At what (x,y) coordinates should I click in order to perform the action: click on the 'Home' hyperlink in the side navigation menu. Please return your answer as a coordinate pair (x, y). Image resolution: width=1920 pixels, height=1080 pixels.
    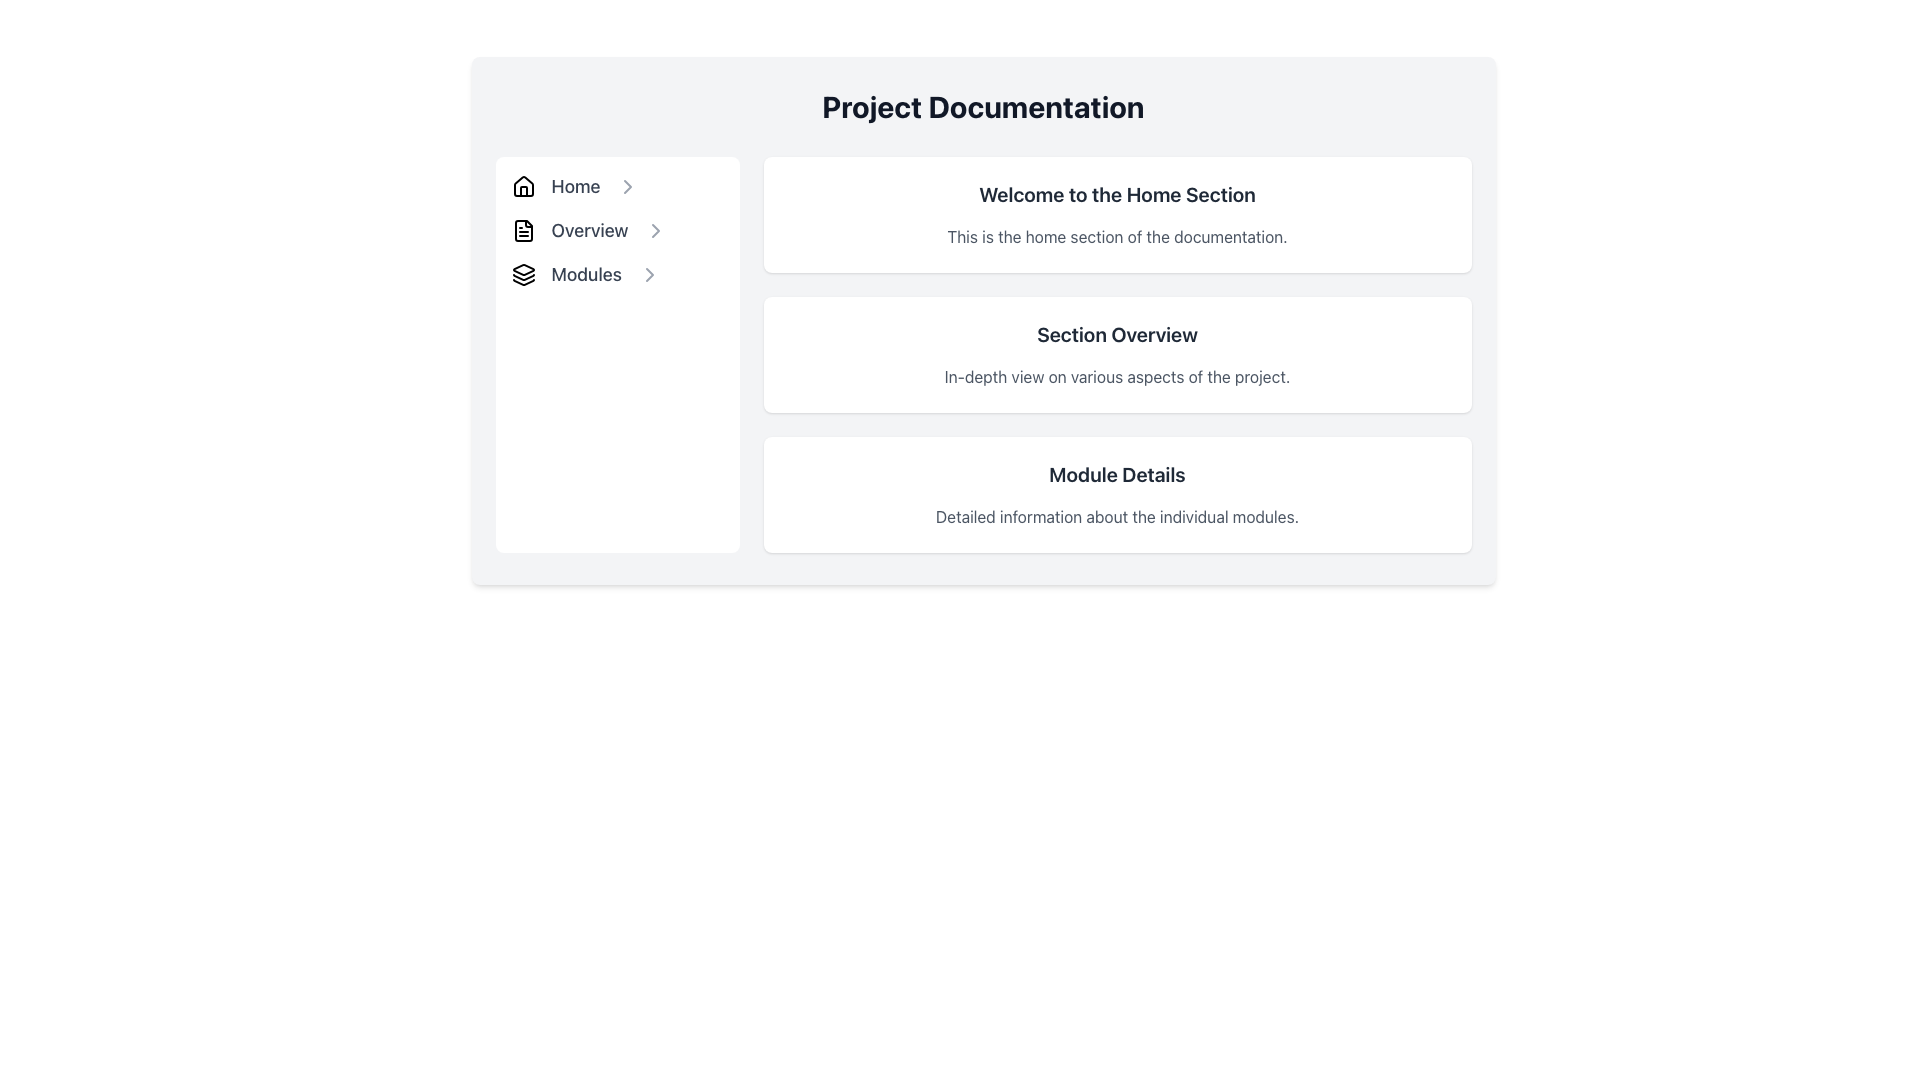
    Looking at the image, I should click on (575, 186).